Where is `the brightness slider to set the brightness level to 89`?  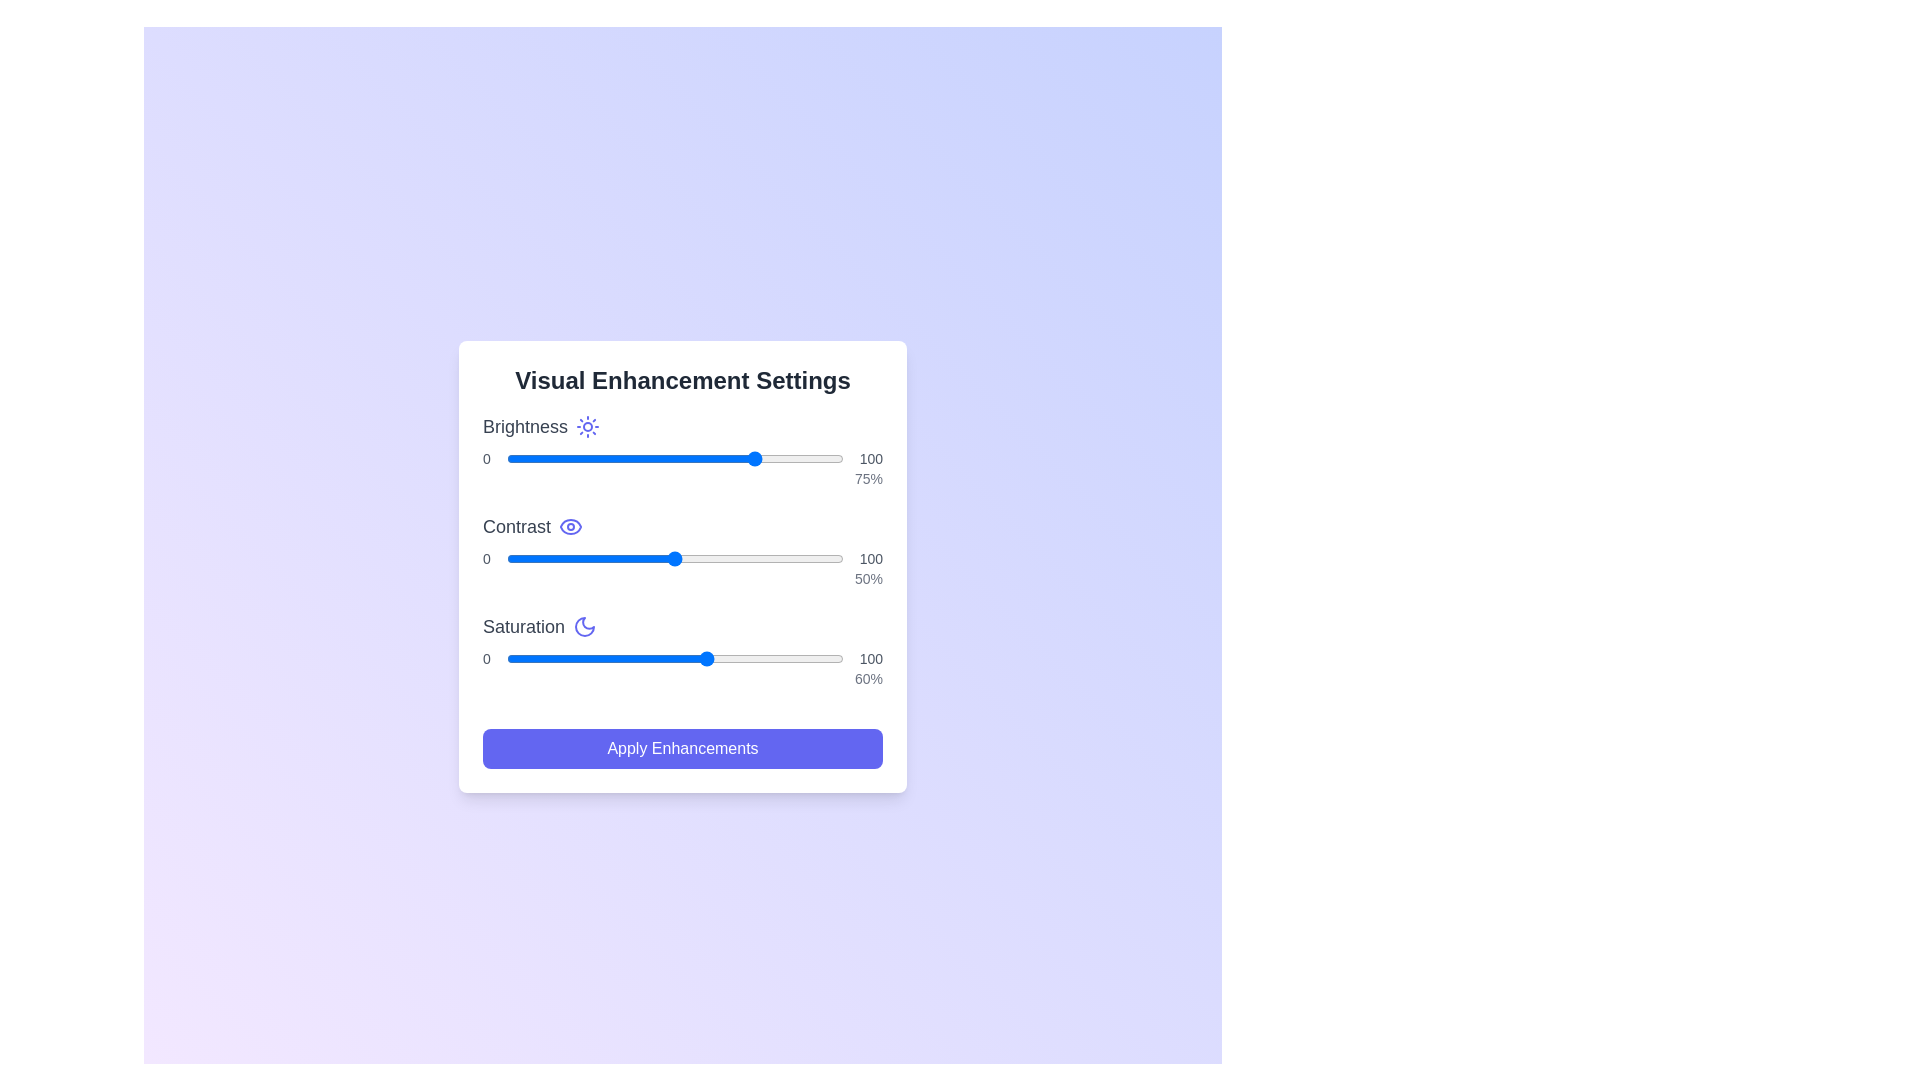 the brightness slider to set the brightness level to 89 is located at coordinates (806, 459).